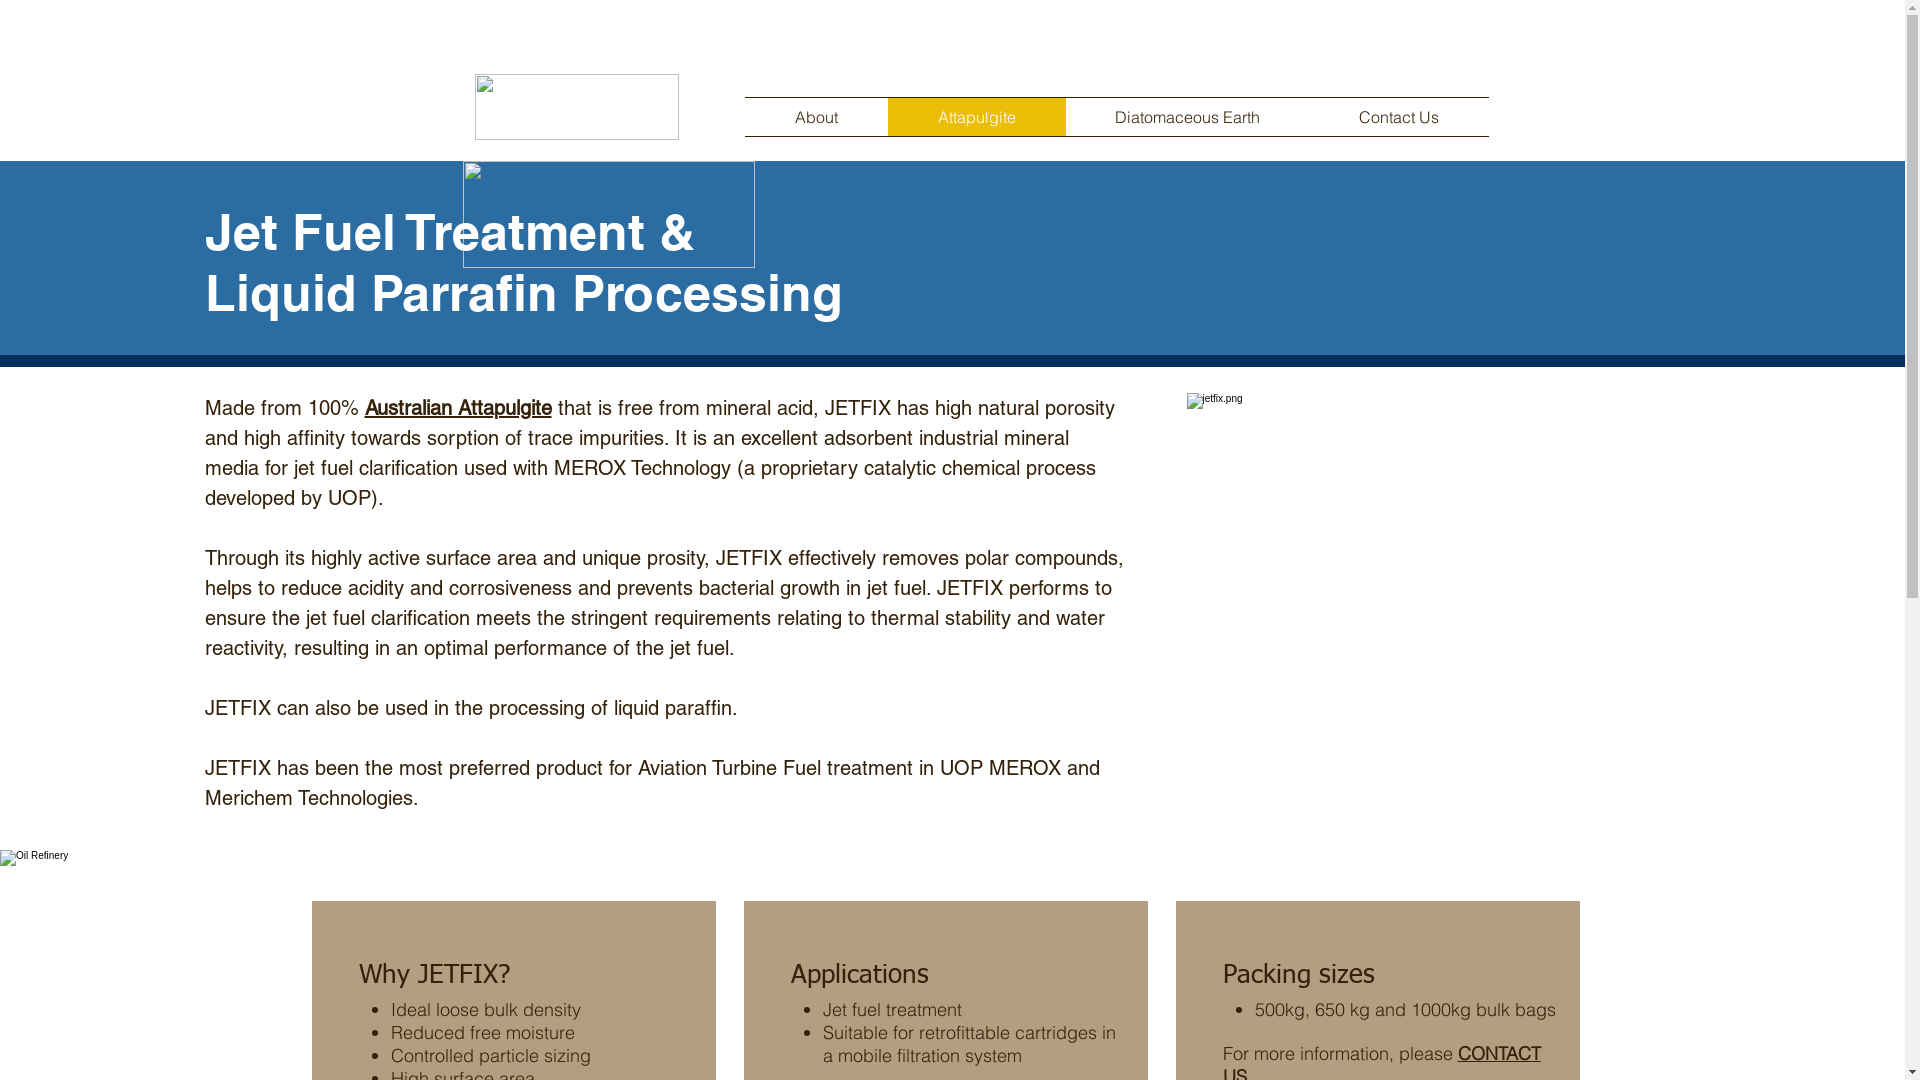 This screenshot has width=1920, height=1080. I want to click on 'Contact Us', so click(1398, 116).